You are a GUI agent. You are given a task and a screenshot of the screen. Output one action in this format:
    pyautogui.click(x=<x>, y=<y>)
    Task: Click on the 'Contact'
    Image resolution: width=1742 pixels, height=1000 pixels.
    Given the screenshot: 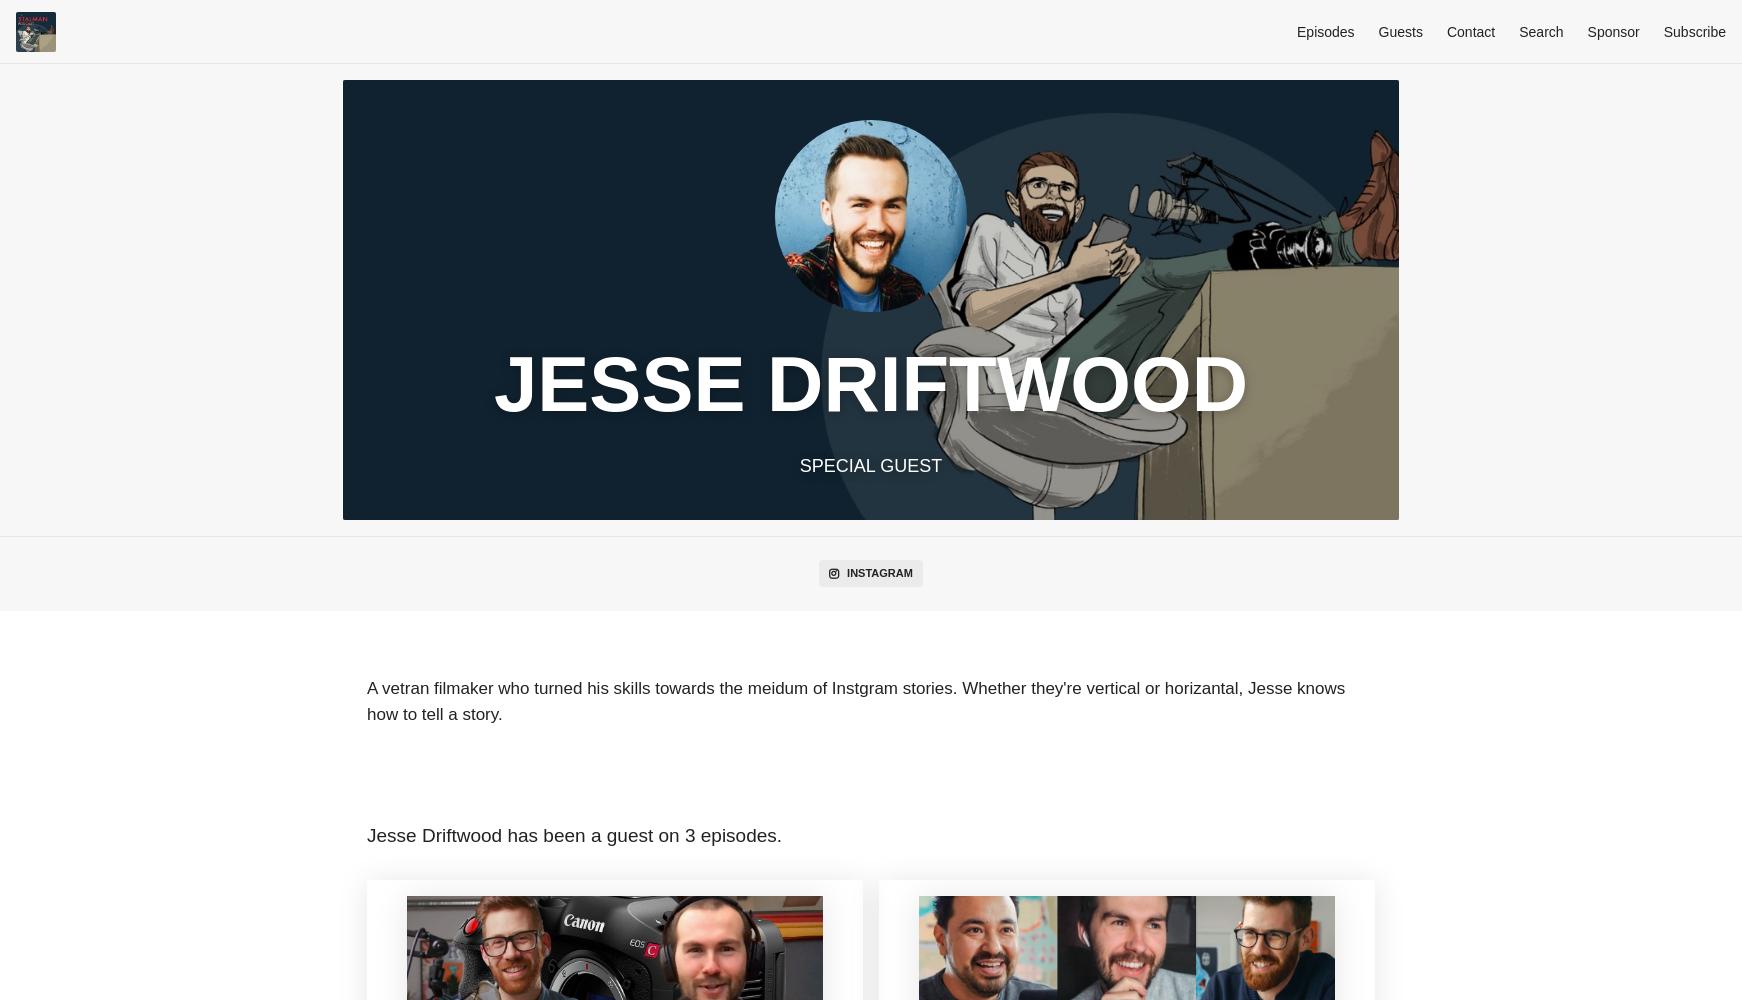 What is the action you would take?
    pyautogui.click(x=1469, y=32)
    